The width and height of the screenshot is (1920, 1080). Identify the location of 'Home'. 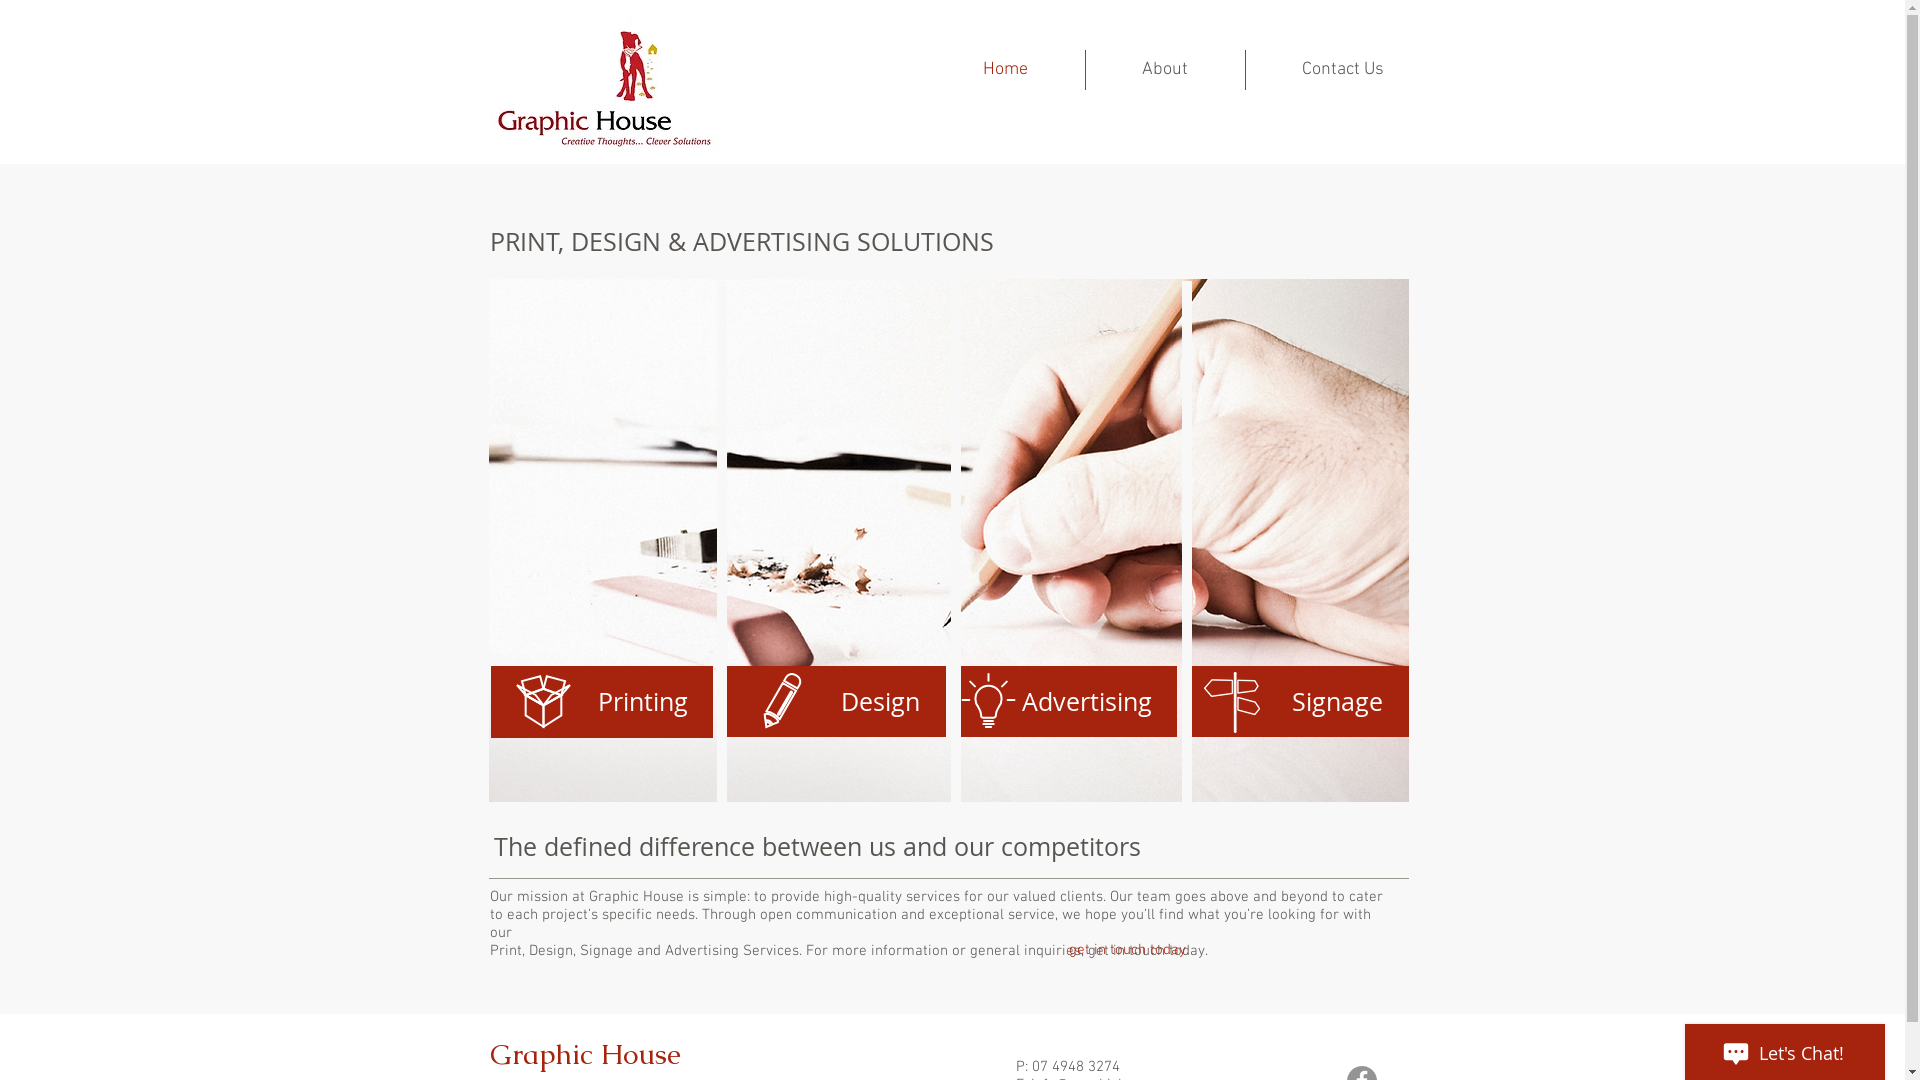
(1005, 68).